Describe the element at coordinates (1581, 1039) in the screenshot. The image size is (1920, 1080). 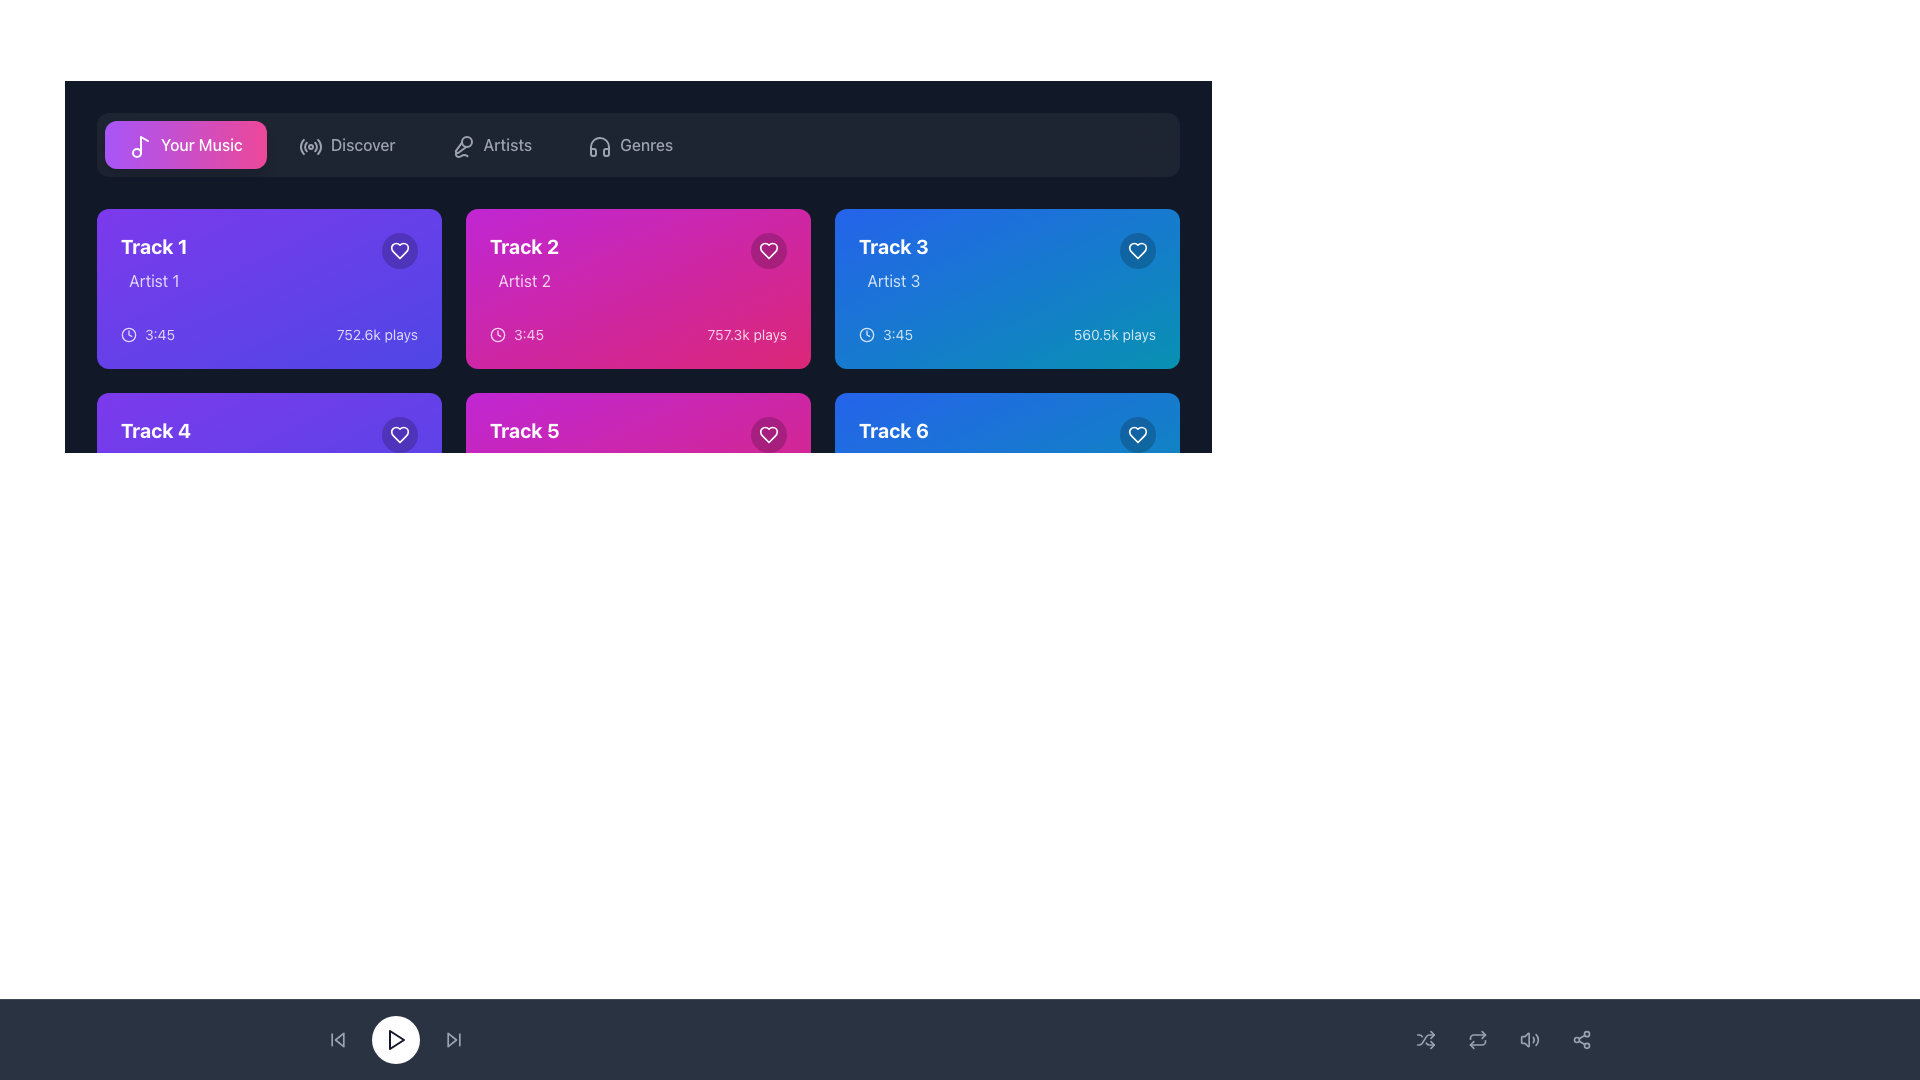
I see `the compact icon resembling a network or share symbol, located in the bottom navigation bar on the far right side` at that location.